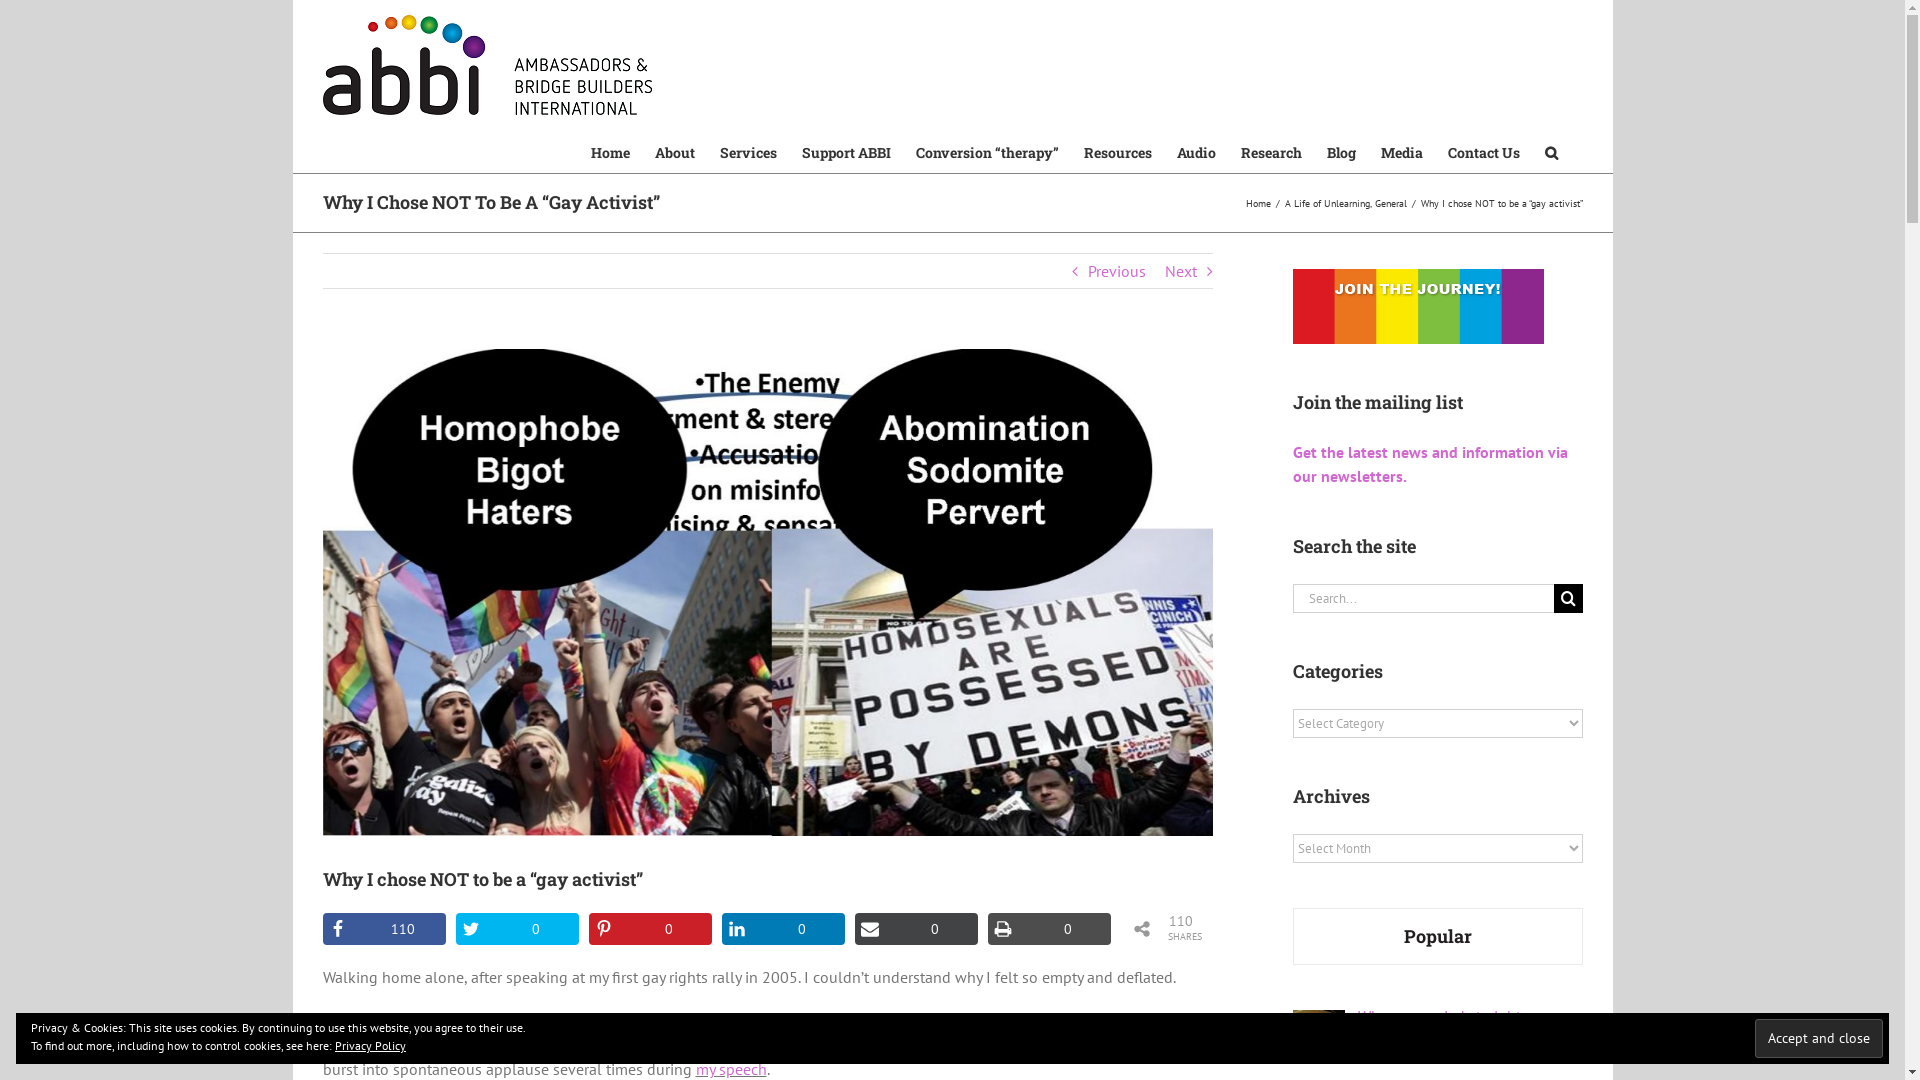  What do you see at coordinates (846, 150) in the screenshot?
I see `'Support ABBI'` at bounding box center [846, 150].